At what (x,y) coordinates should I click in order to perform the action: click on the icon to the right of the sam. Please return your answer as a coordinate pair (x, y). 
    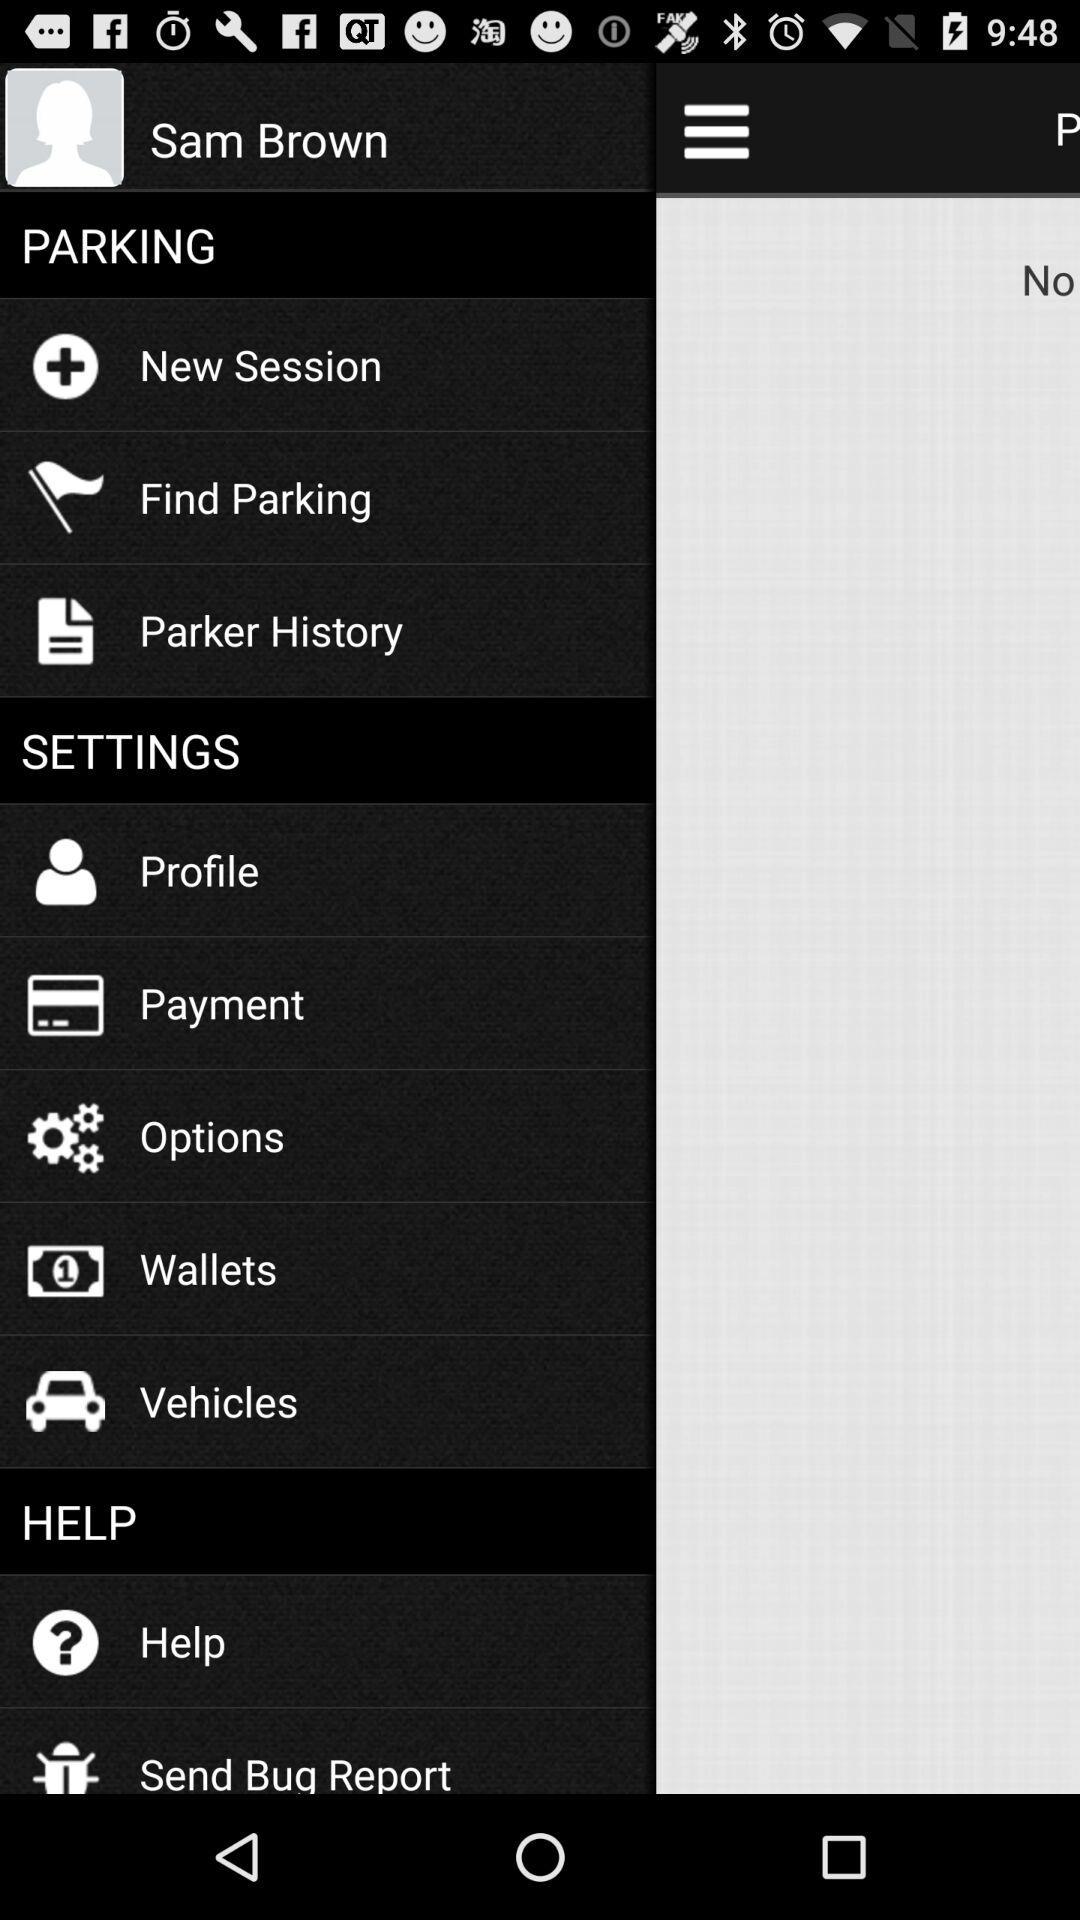
    Looking at the image, I should click on (715, 129).